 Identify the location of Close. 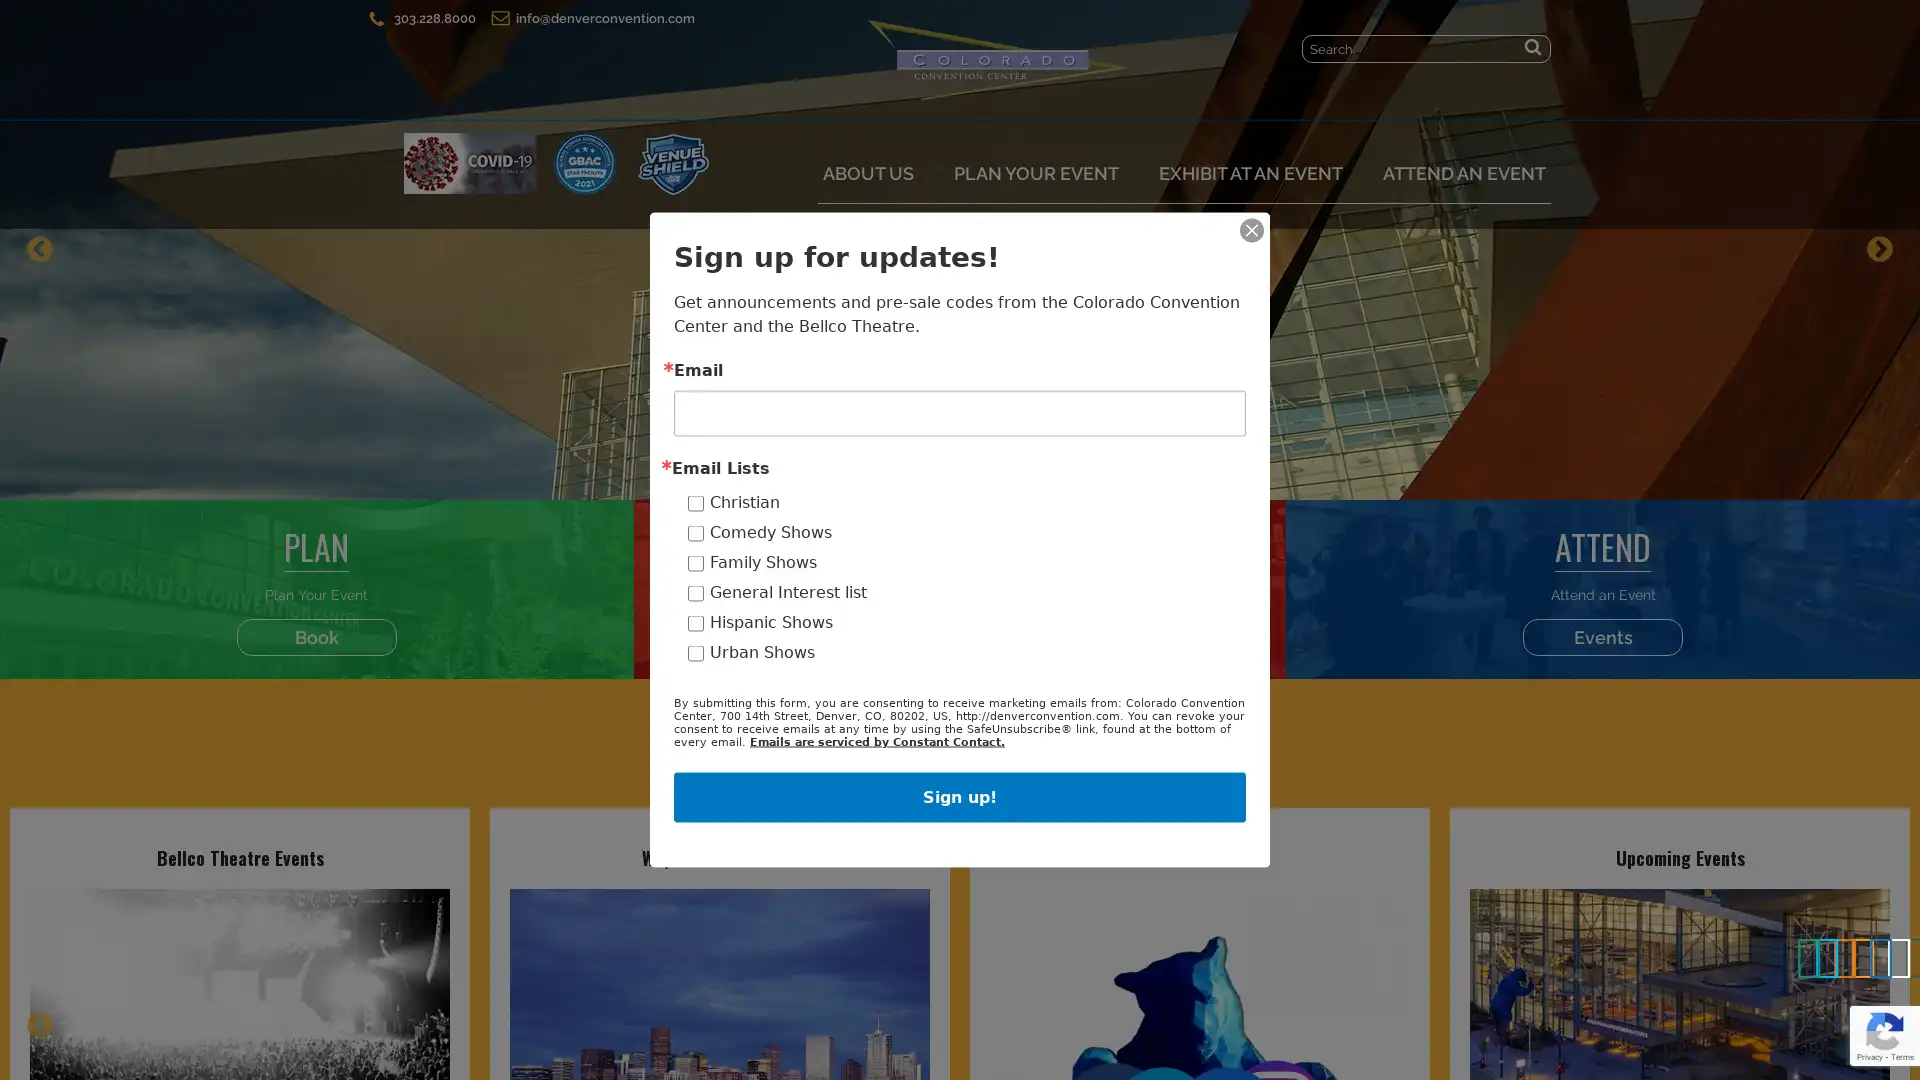
(1251, 229).